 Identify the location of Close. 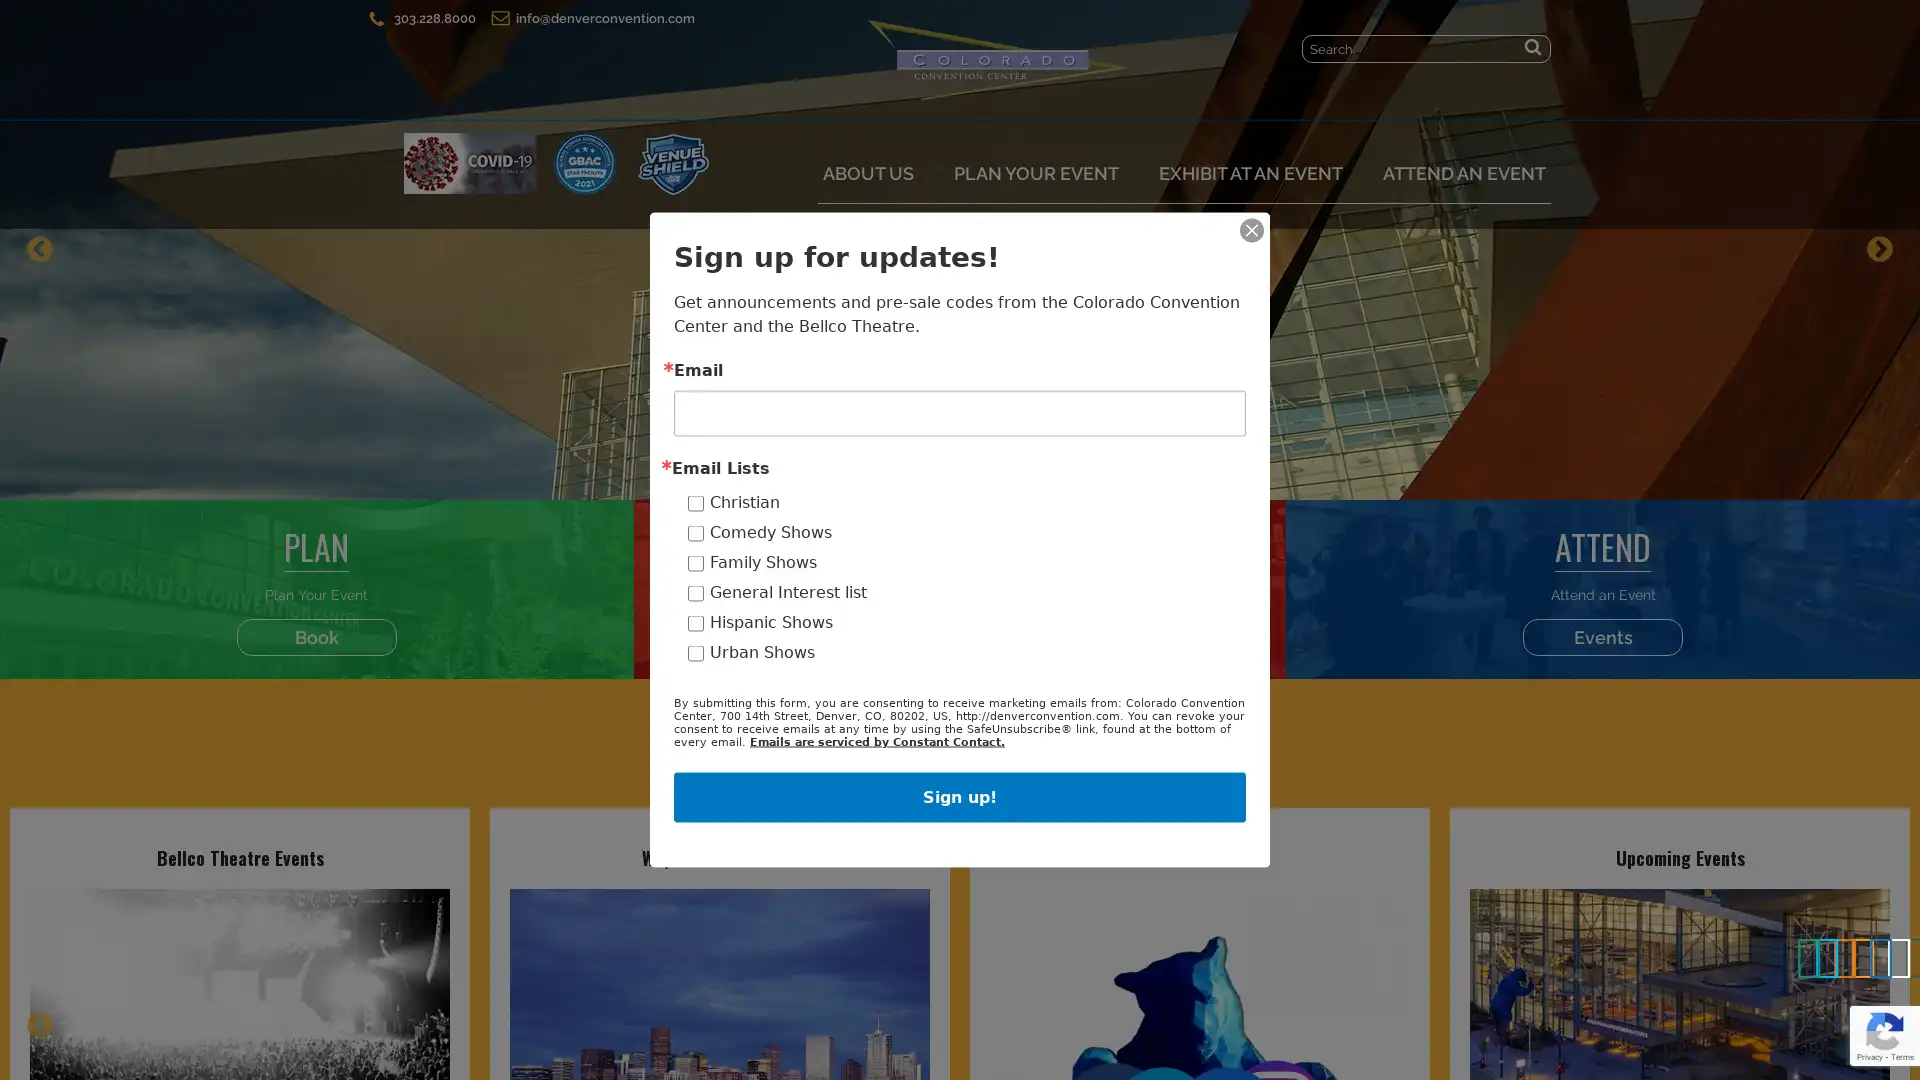
(1251, 229).